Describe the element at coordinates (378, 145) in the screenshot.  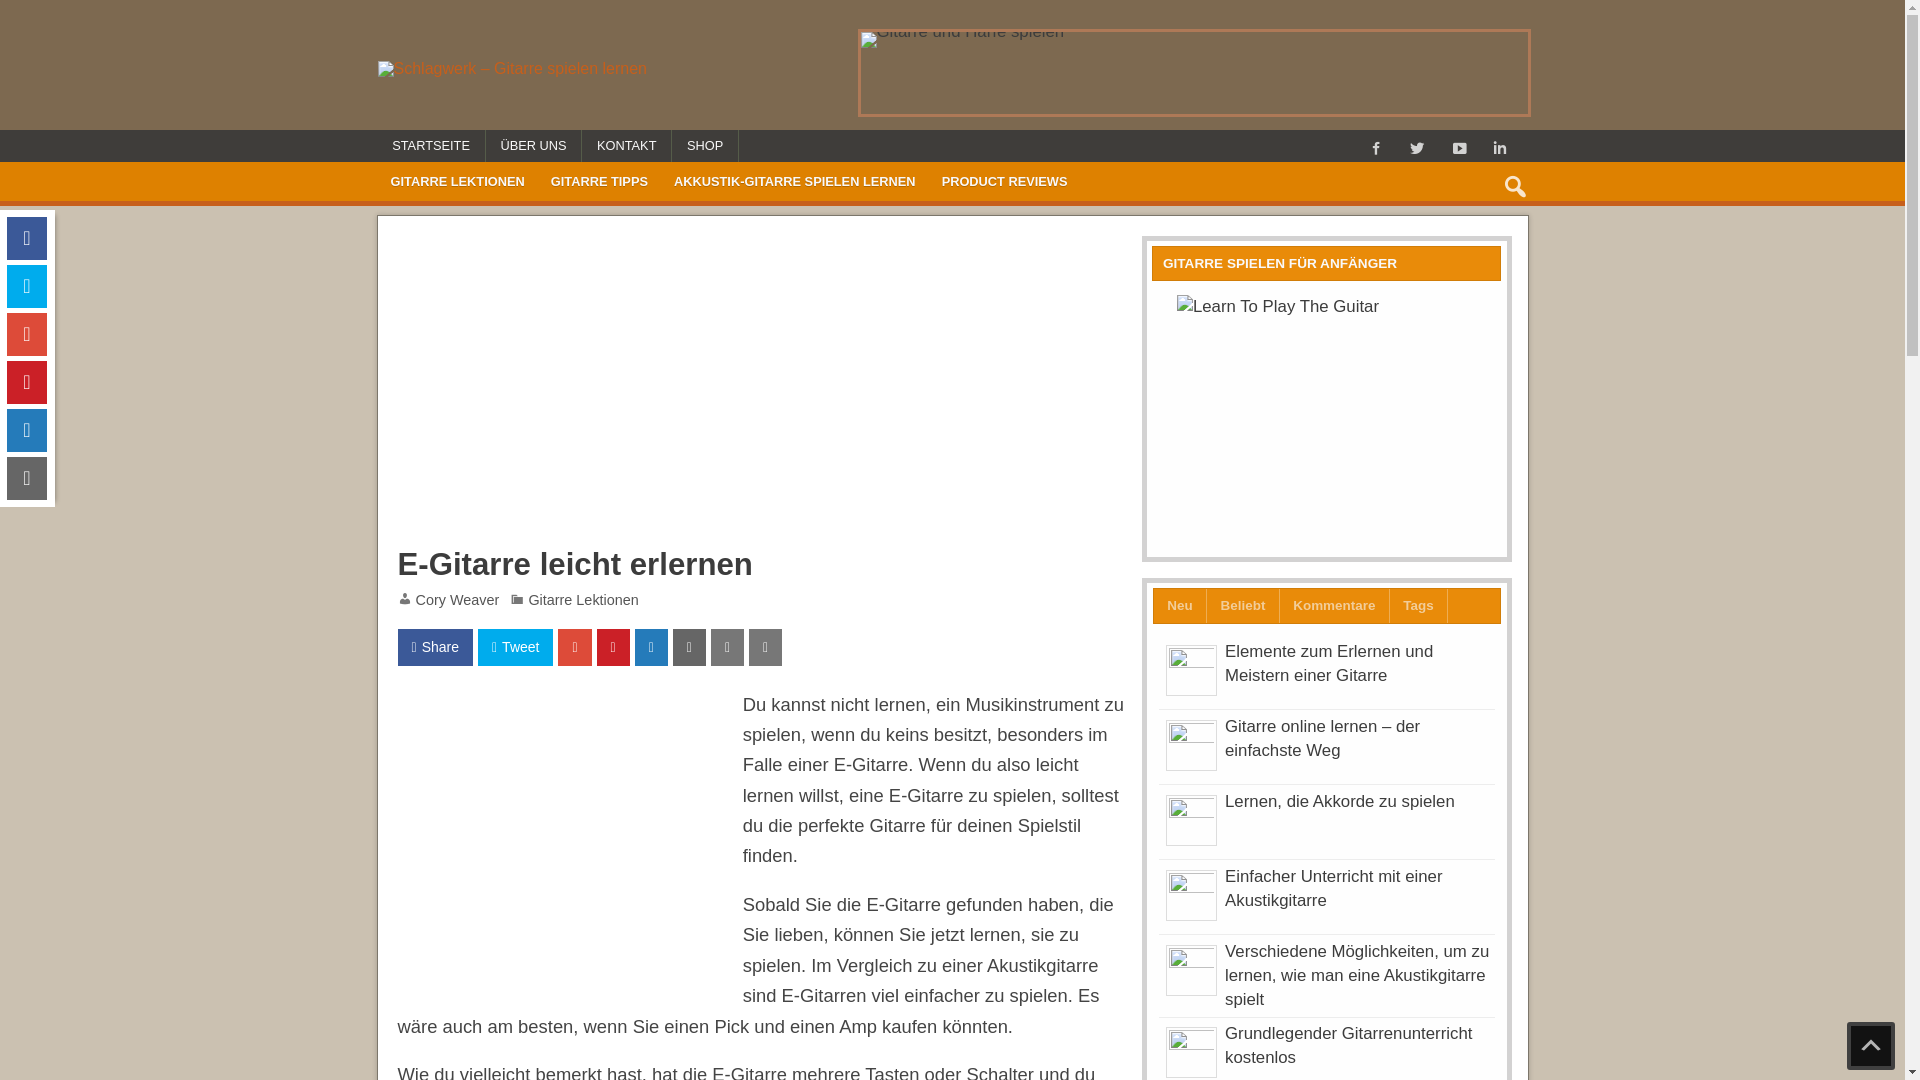
I see `'STARTSEITE'` at that location.